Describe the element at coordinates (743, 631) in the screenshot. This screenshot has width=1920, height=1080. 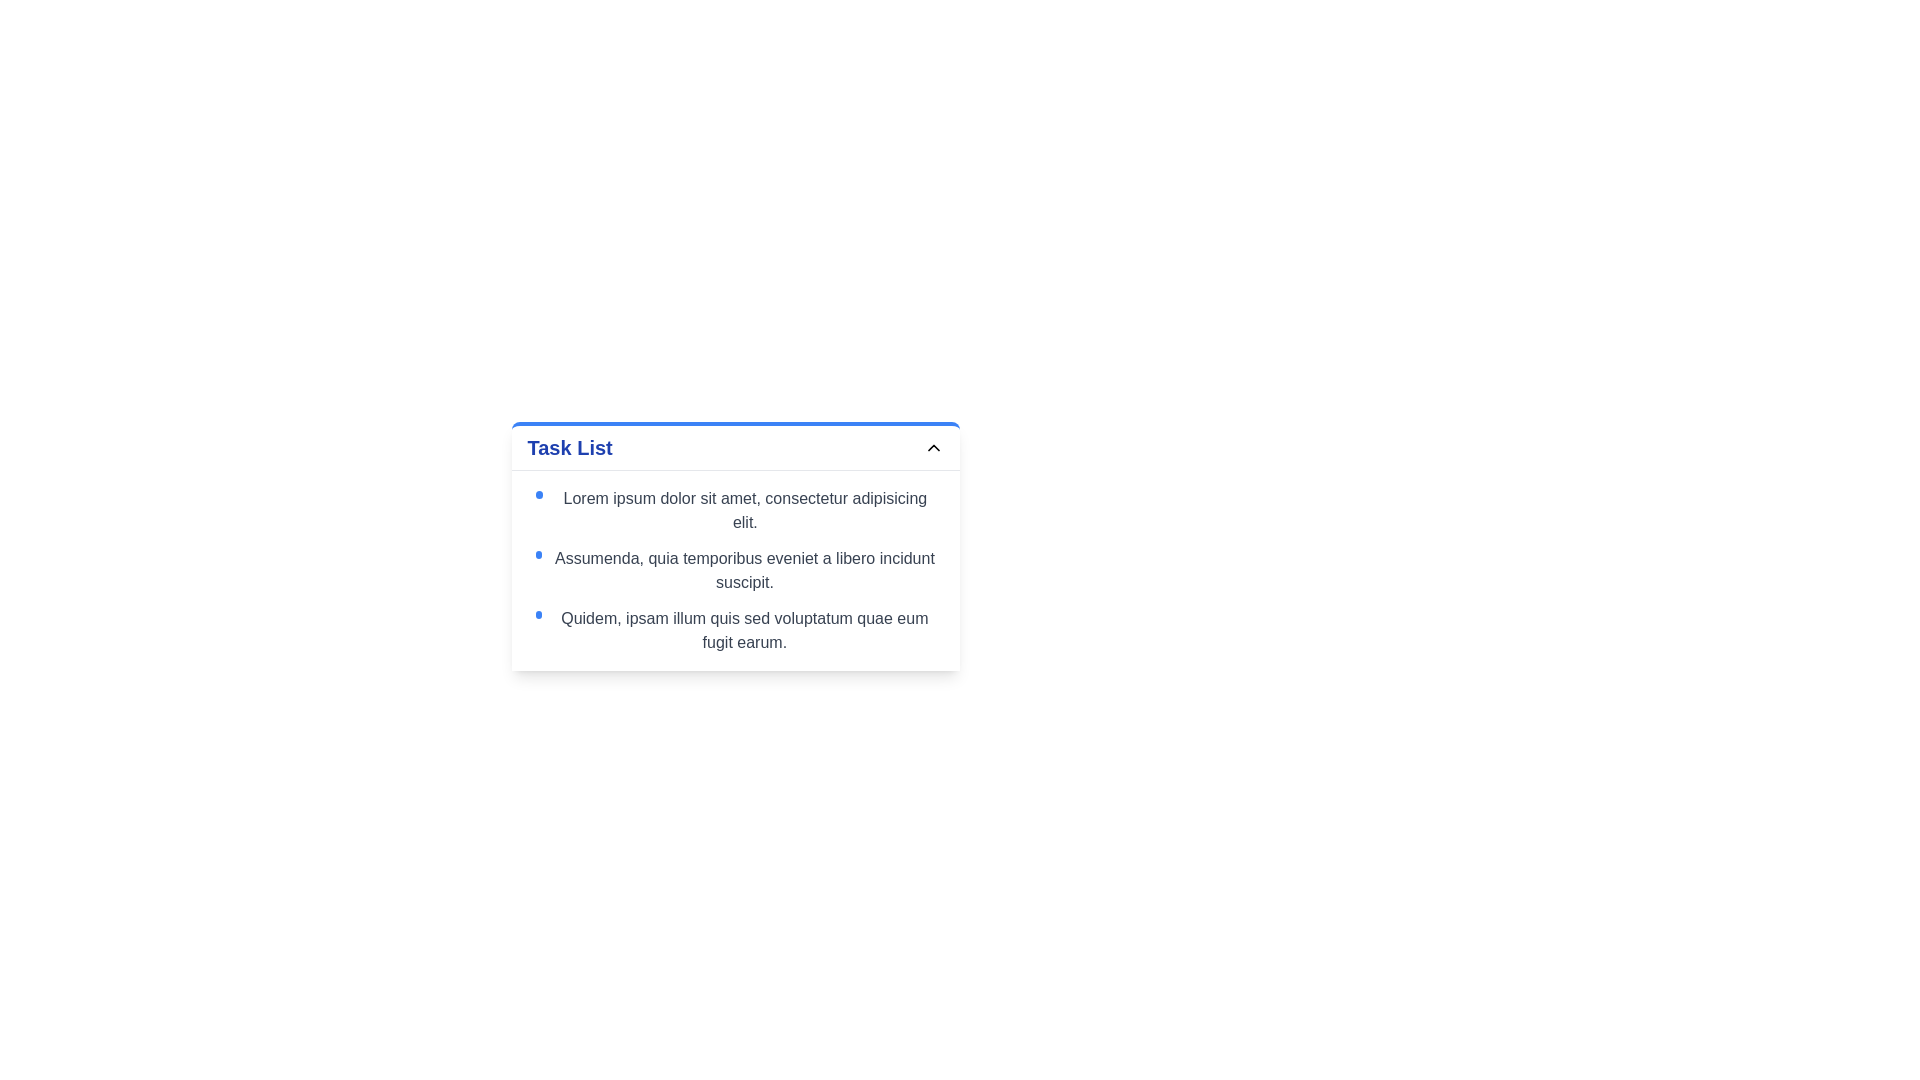
I see `the Text label at the bottom of the Task List card, which conveys information or a task description` at that location.